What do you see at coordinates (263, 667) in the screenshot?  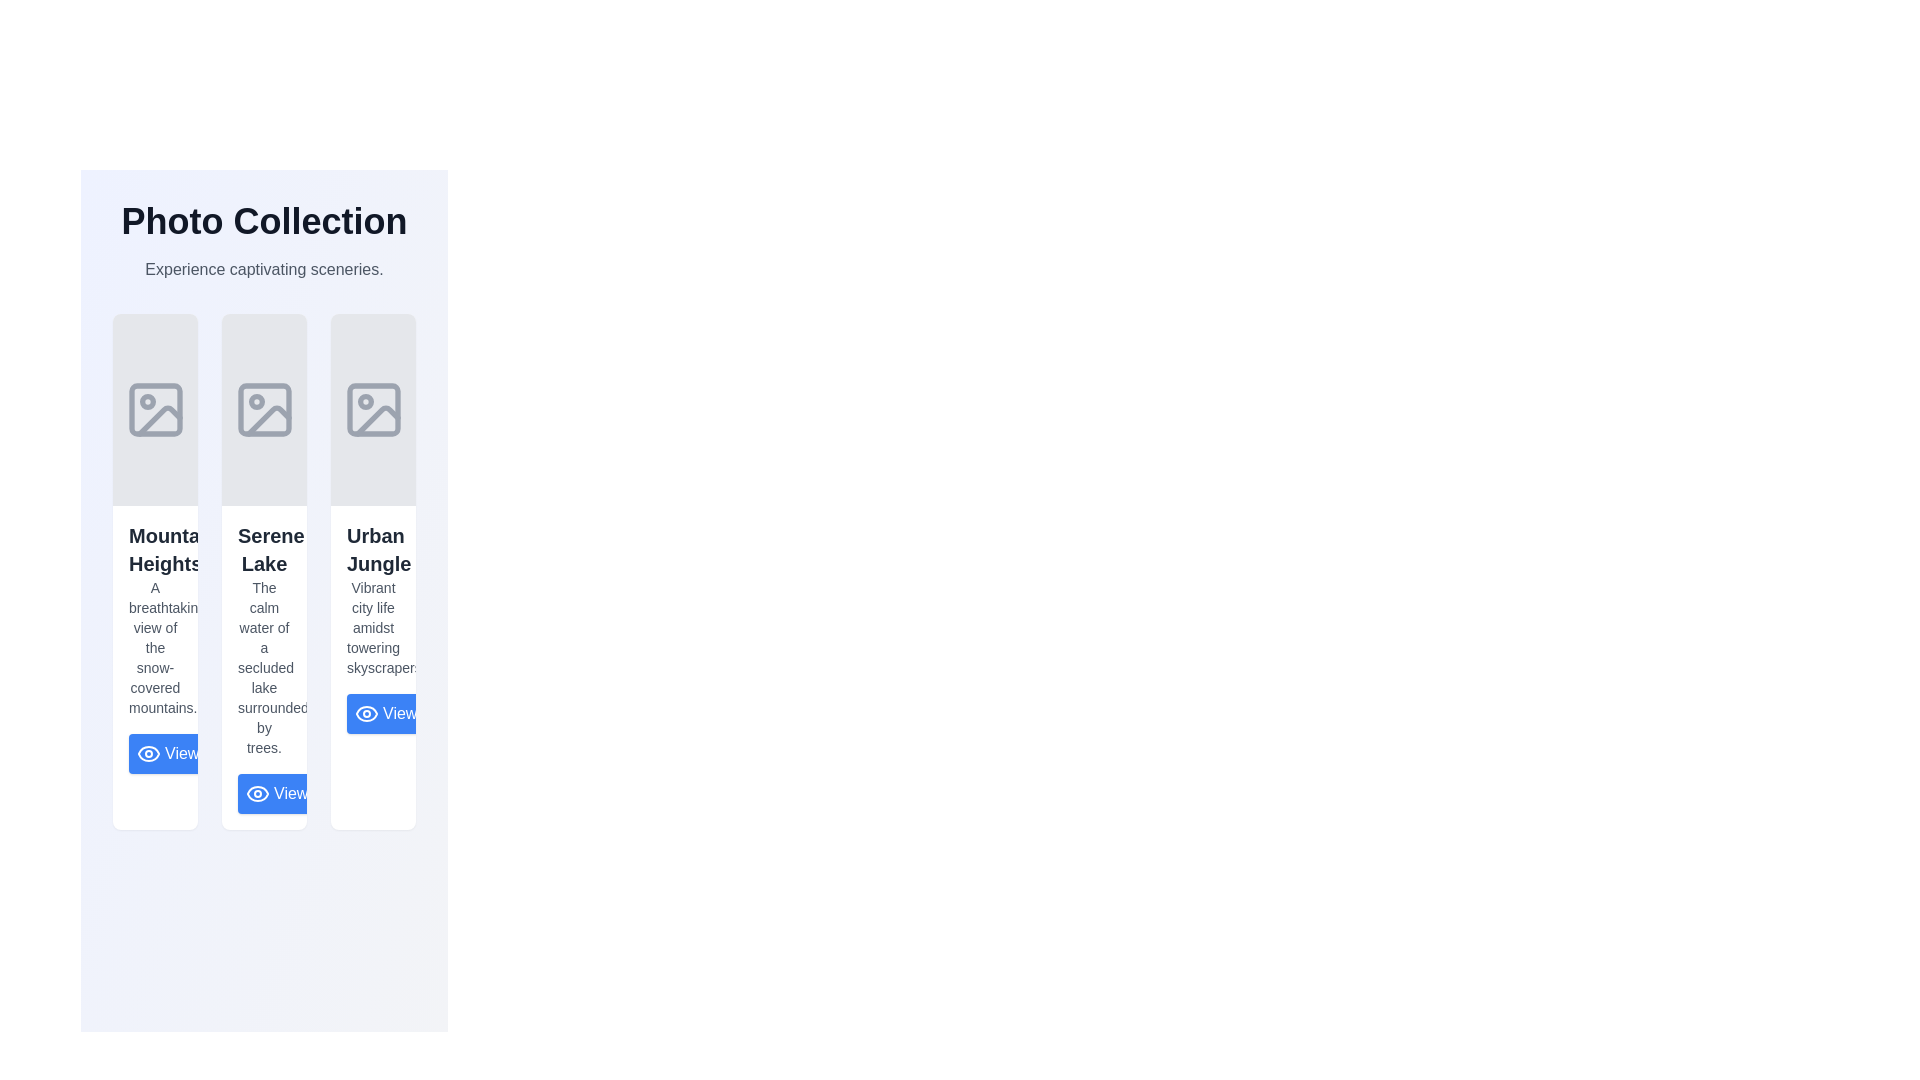 I see `the static text element that provides a detailed description of the 'Serene Lake' card, located in the 'Photo Collection' section, positioned between the title and action buttons` at bounding box center [263, 667].